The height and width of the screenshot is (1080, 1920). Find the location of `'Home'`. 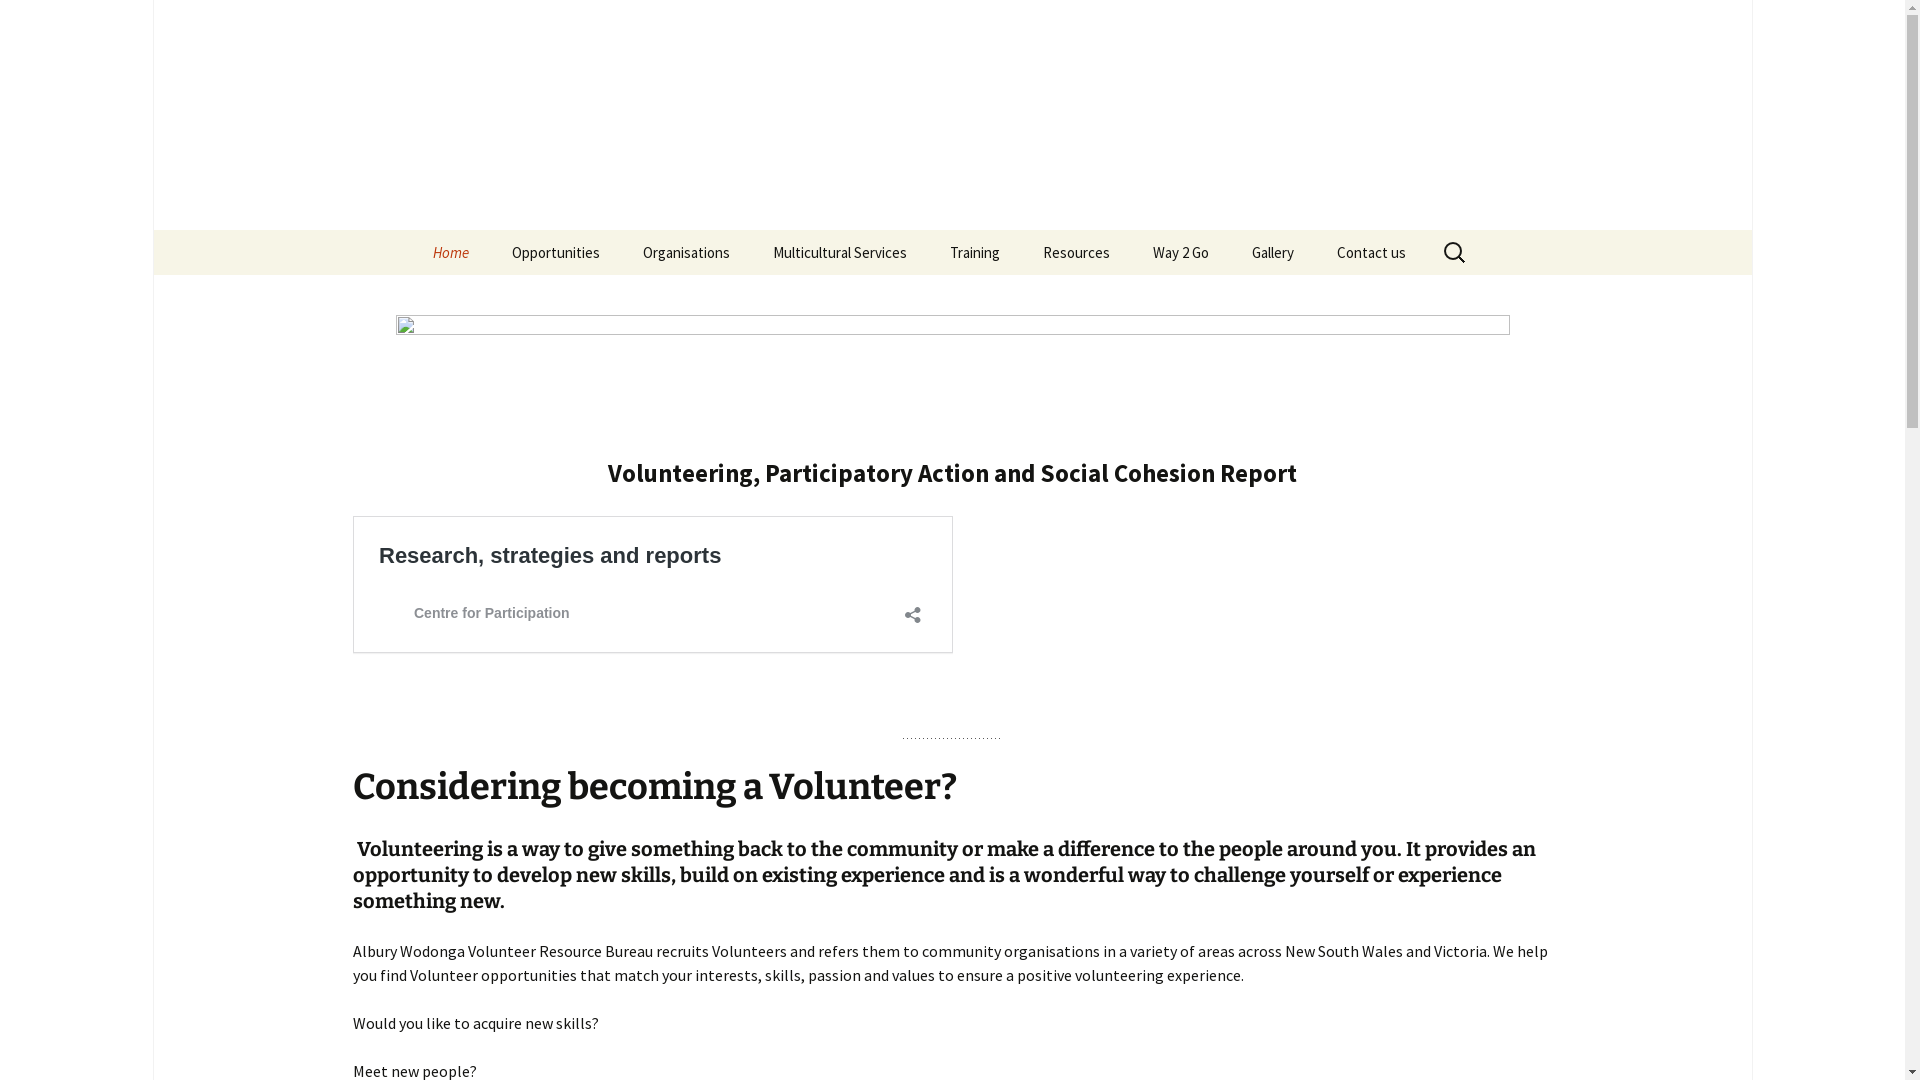

'Home' is located at coordinates (449, 251).